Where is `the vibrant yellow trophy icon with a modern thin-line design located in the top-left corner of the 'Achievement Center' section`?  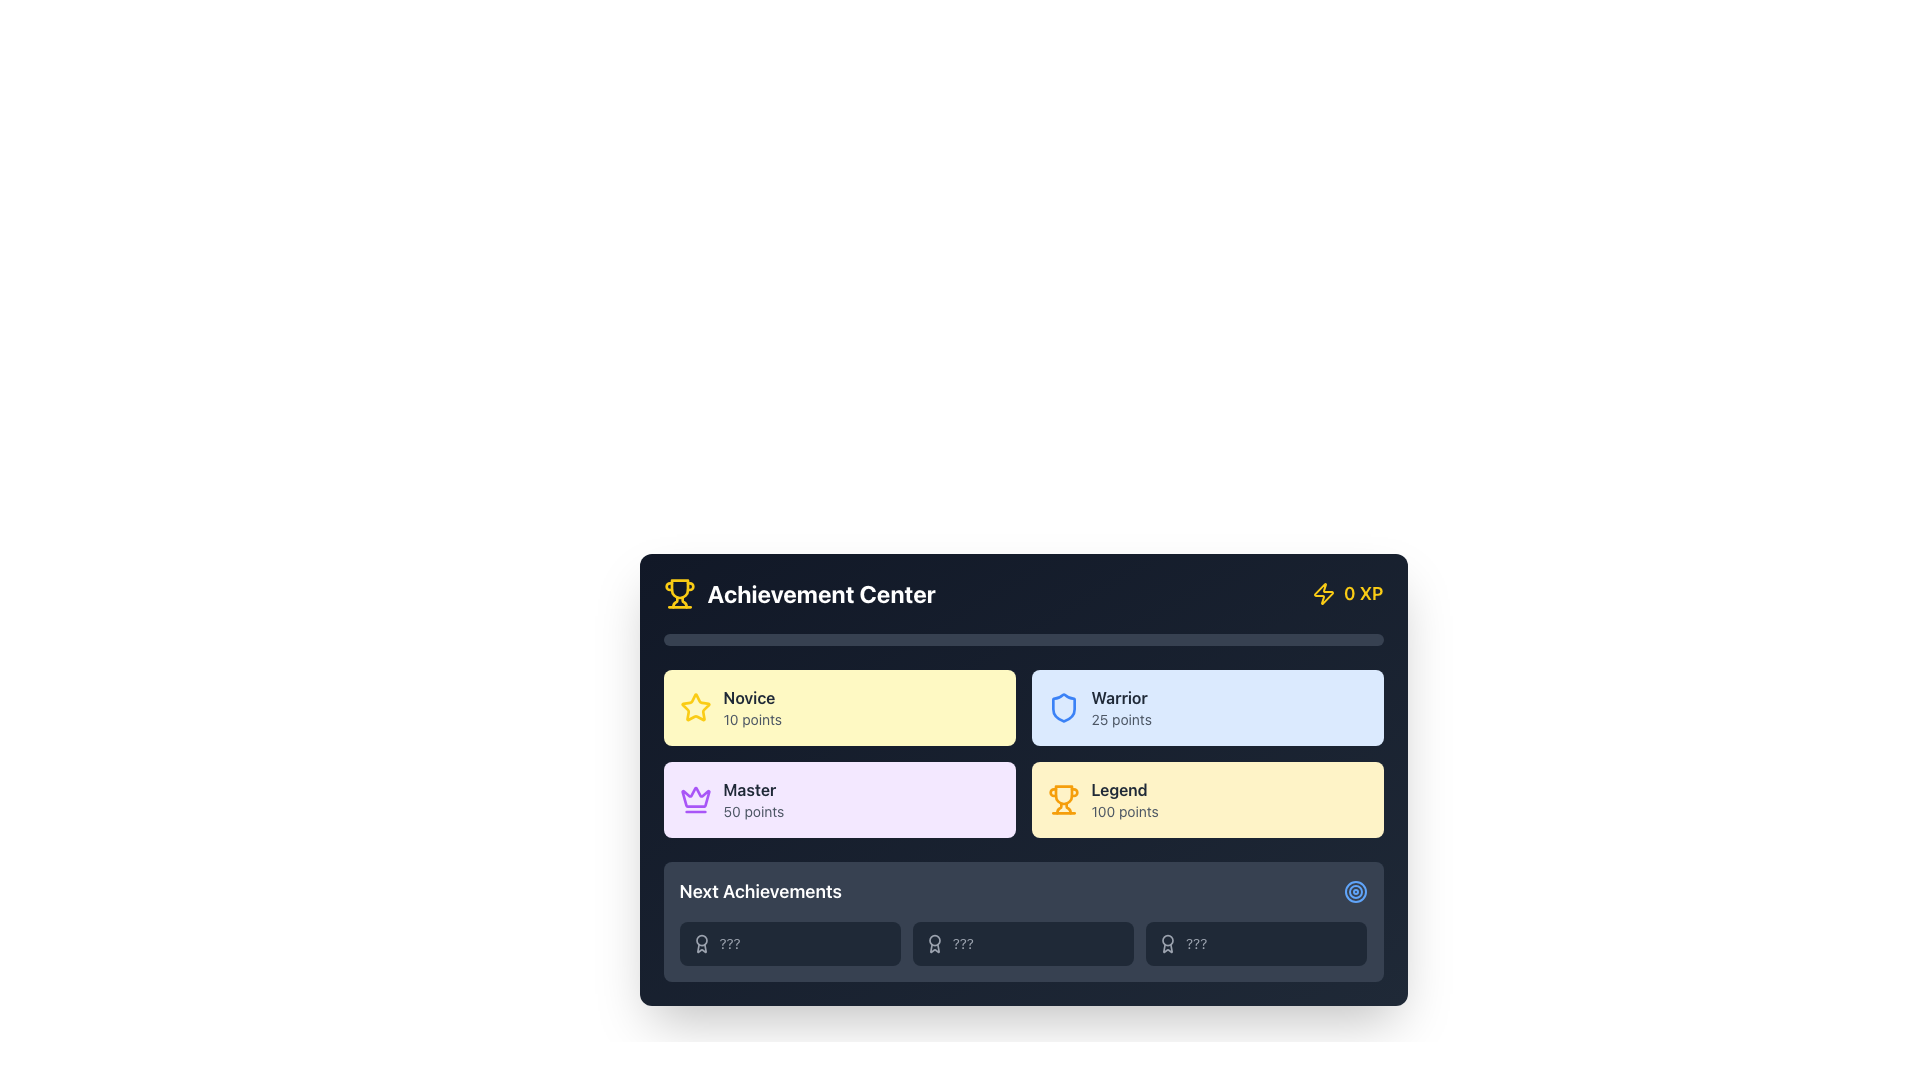
the vibrant yellow trophy icon with a modern thin-line design located in the top-left corner of the 'Achievement Center' section is located at coordinates (679, 593).